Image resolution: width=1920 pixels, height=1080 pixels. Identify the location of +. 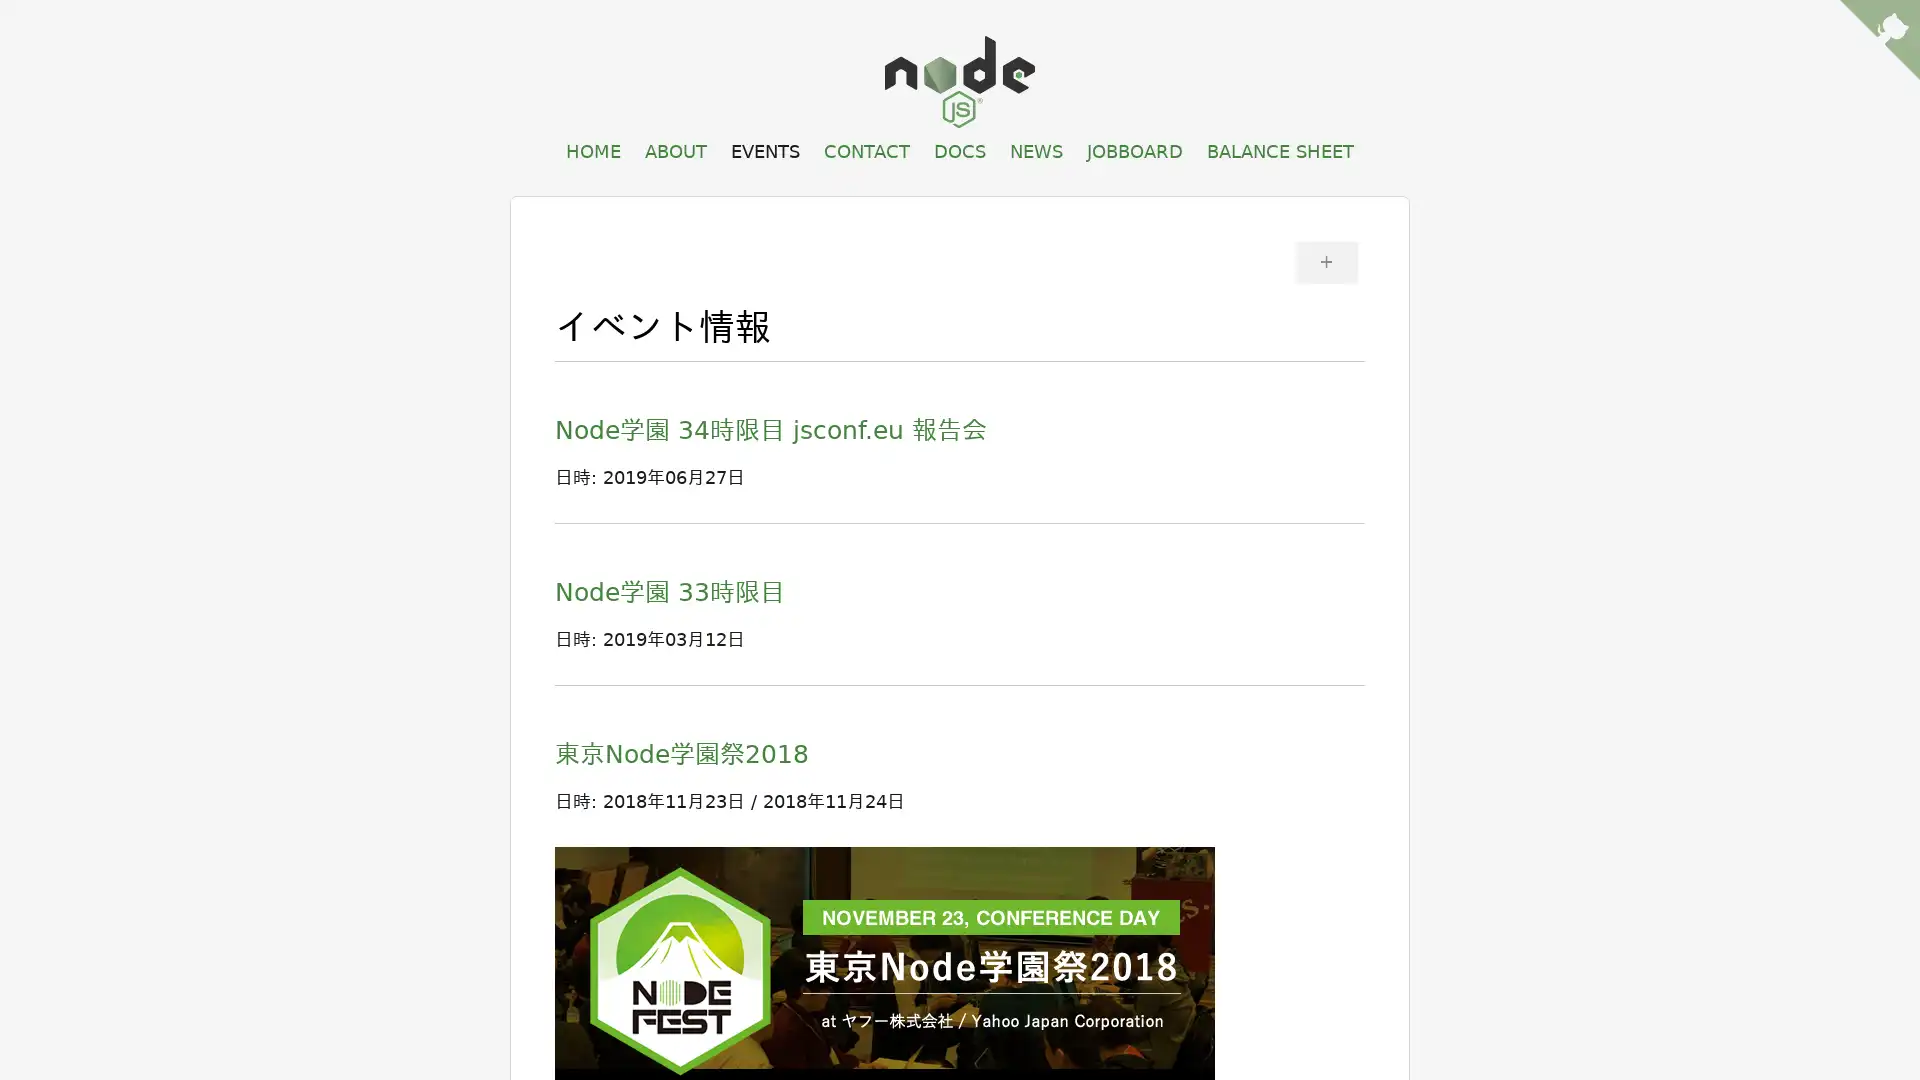
(1326, 260).